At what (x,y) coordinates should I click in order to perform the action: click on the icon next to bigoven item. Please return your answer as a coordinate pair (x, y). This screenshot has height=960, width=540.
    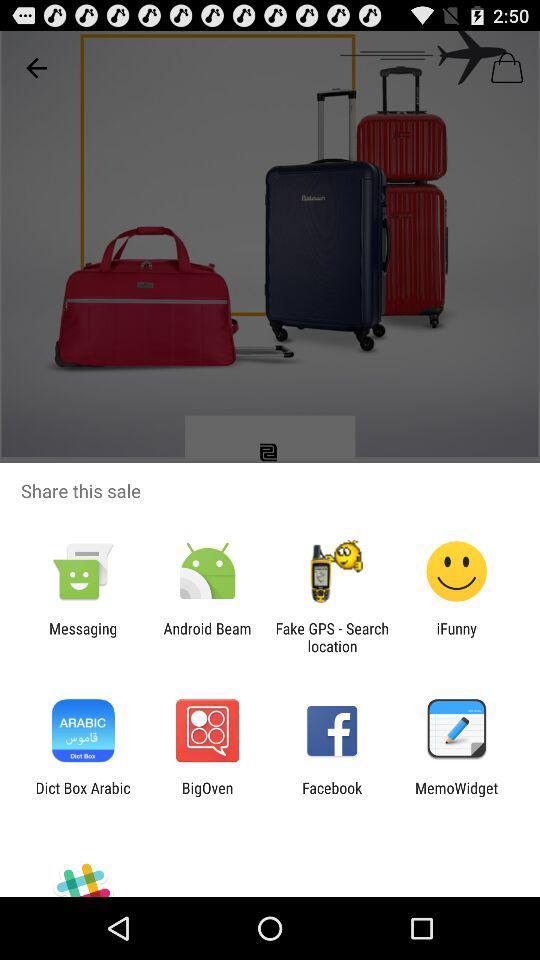
    Looking at the image, I should click on (82, 796).